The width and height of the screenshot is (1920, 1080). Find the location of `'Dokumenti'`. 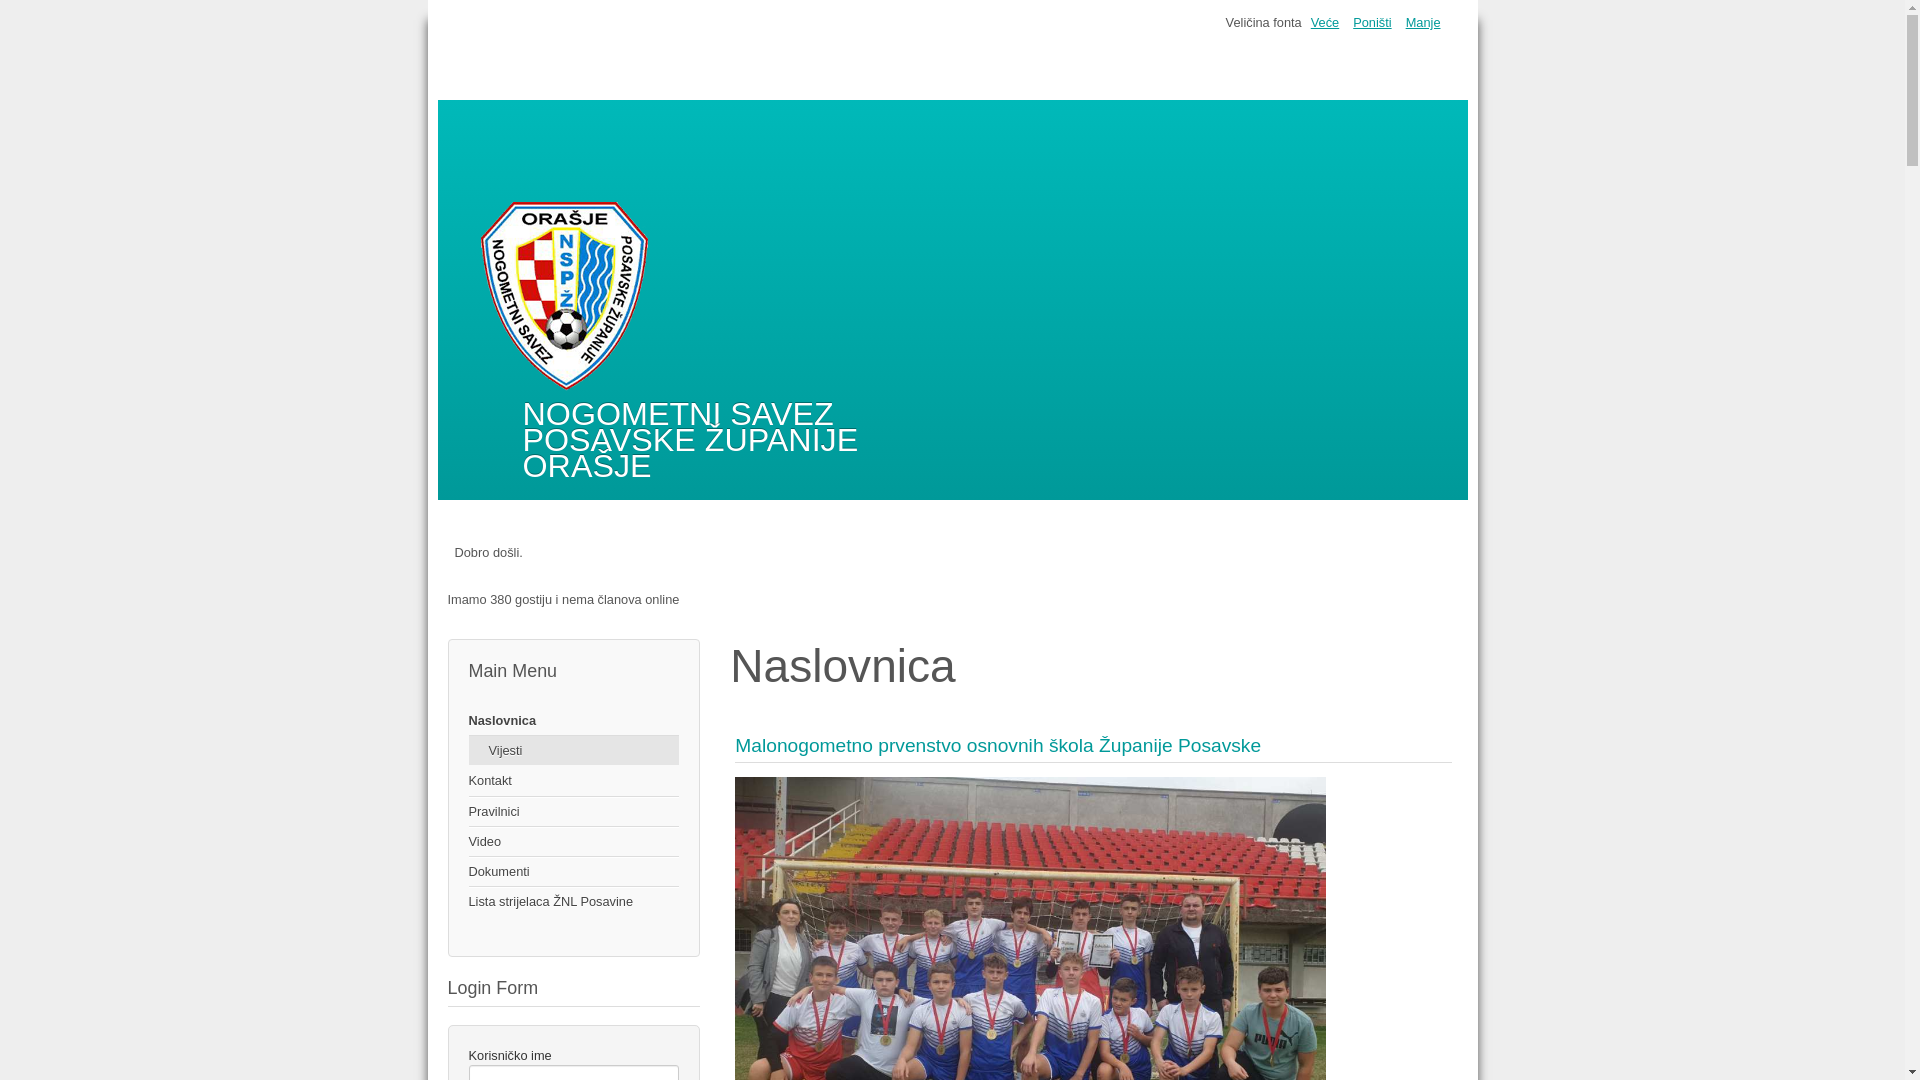

'Dokumenti' is located at coordinates (572, 870).